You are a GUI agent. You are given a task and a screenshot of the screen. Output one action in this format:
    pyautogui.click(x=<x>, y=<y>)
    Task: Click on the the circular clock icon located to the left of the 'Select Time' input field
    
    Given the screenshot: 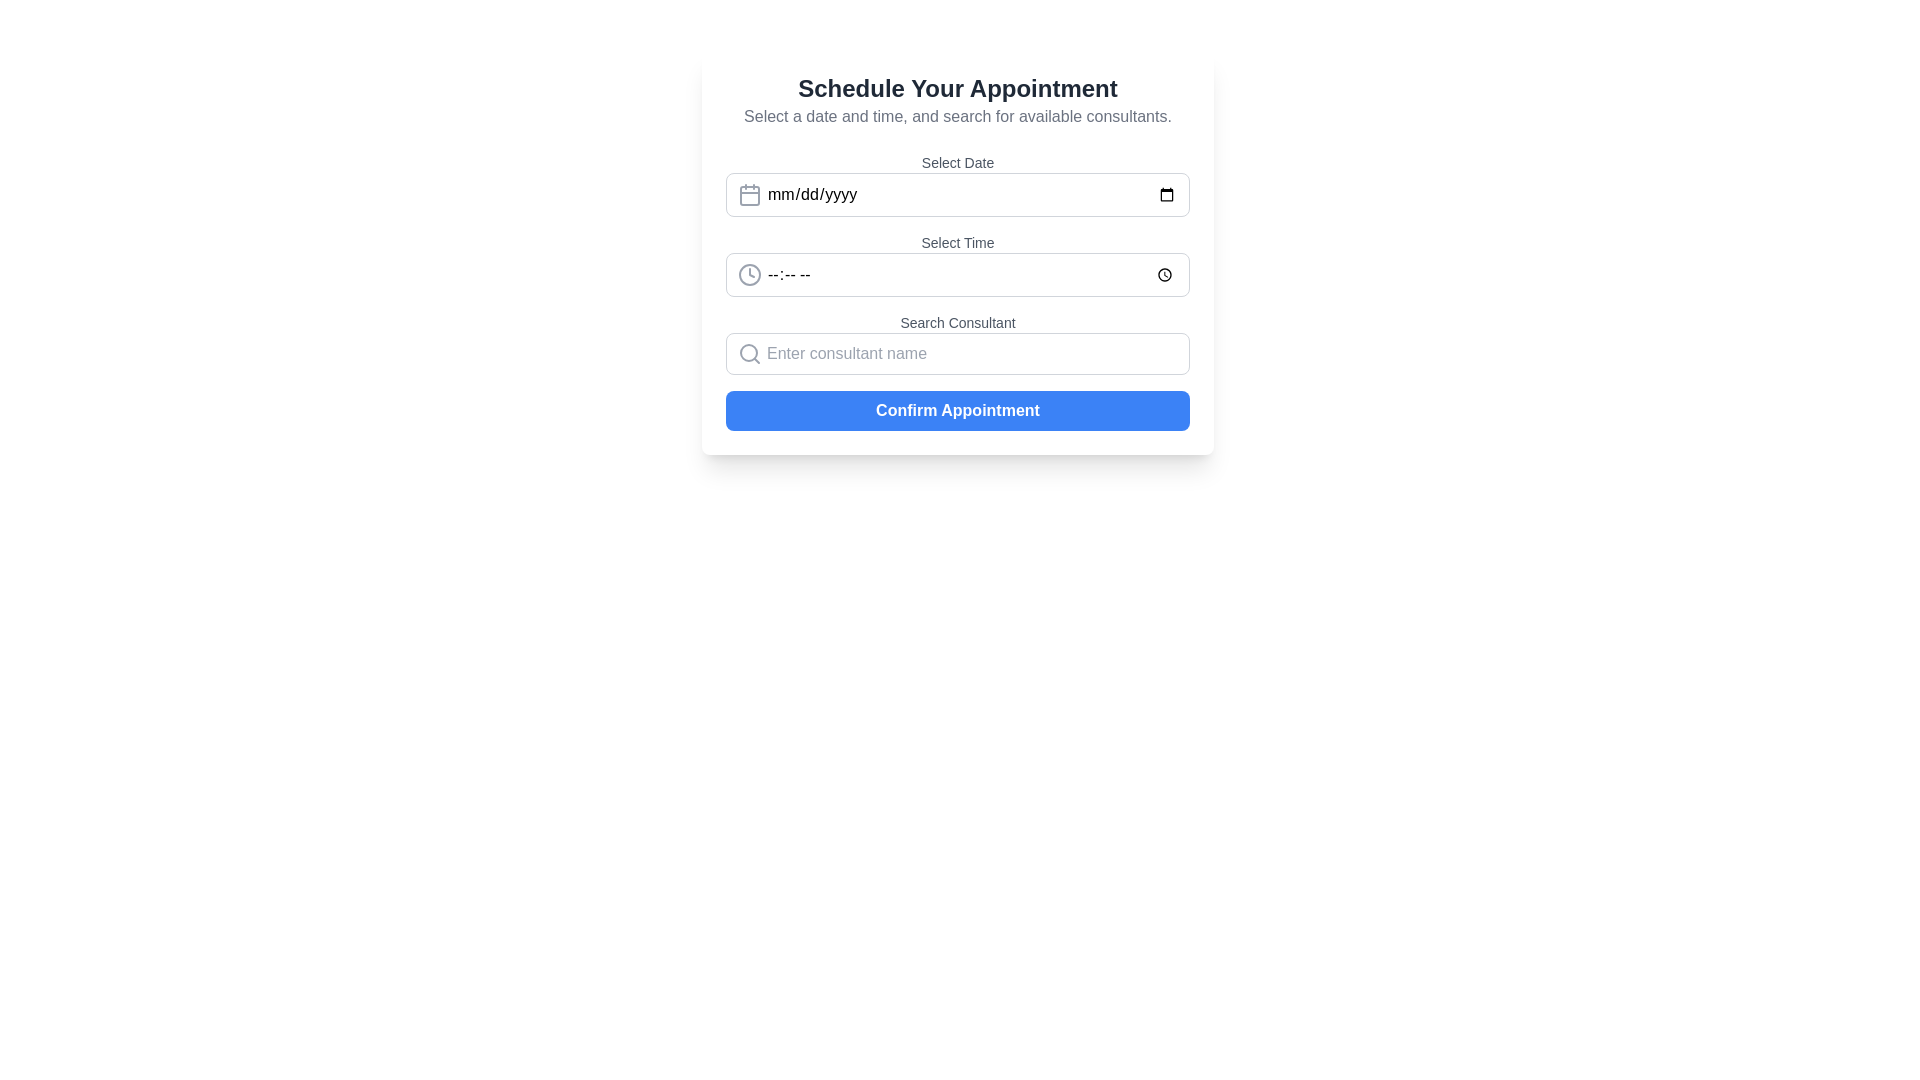 What is the action you would take?
    pyautogui.click(x=748, y=274)
    